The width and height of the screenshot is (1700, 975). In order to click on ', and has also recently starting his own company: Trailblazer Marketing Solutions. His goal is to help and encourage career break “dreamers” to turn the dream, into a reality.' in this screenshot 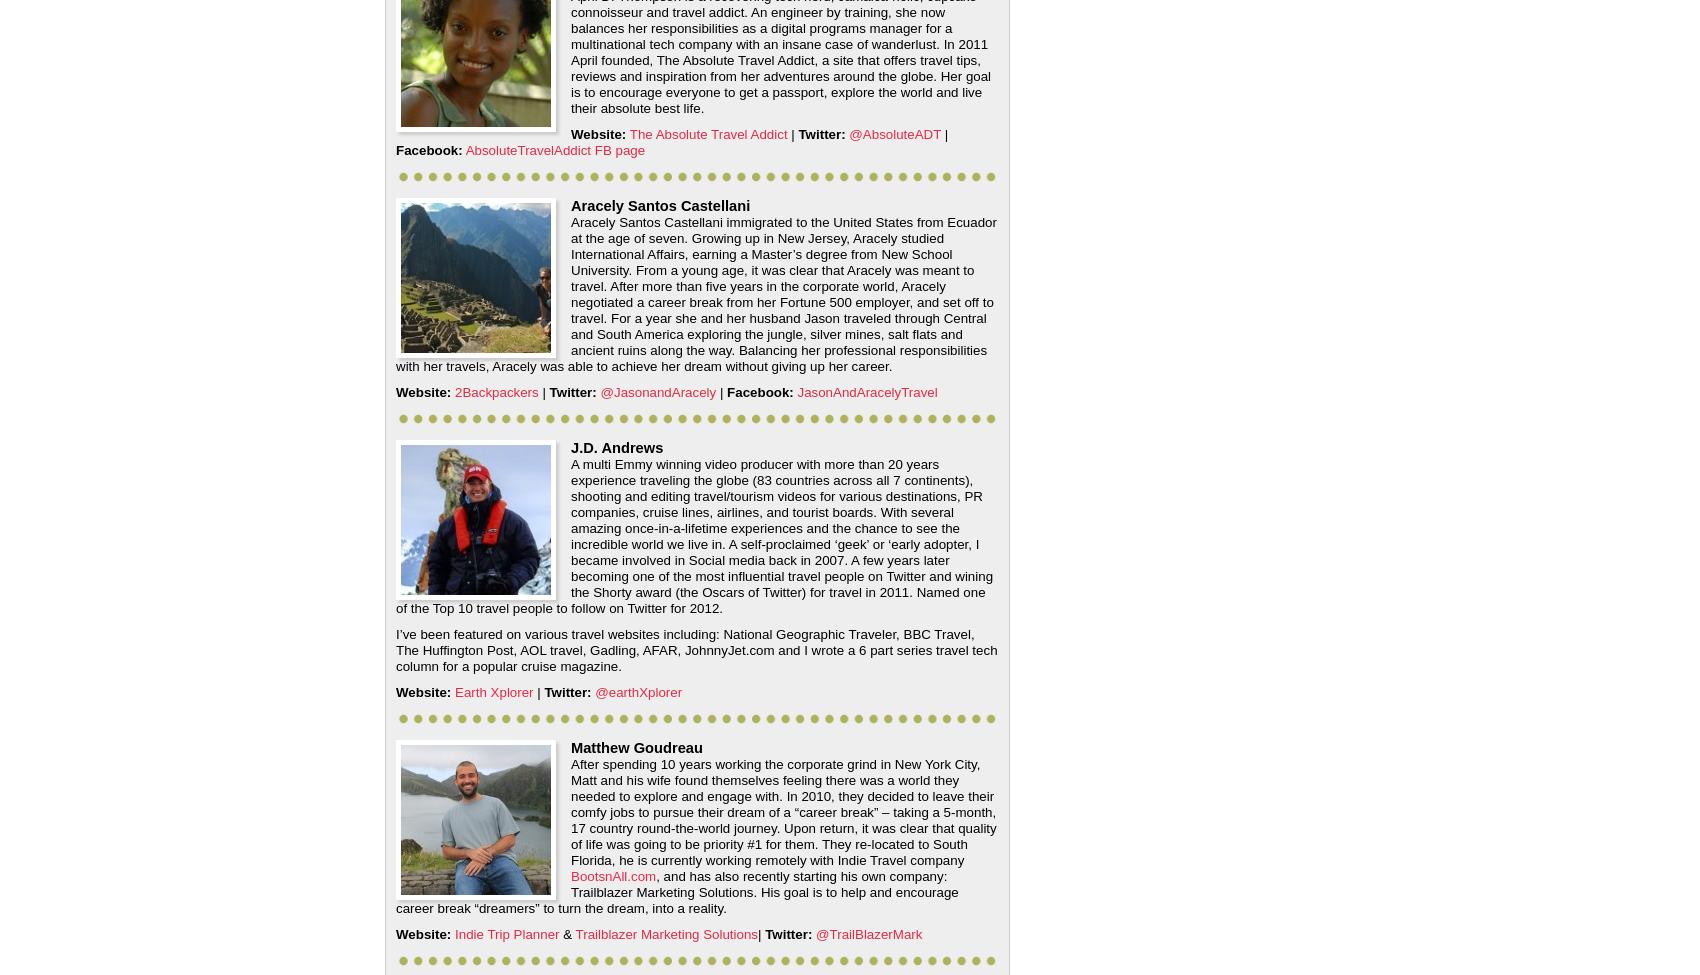, I will do `click(394, 891)`.